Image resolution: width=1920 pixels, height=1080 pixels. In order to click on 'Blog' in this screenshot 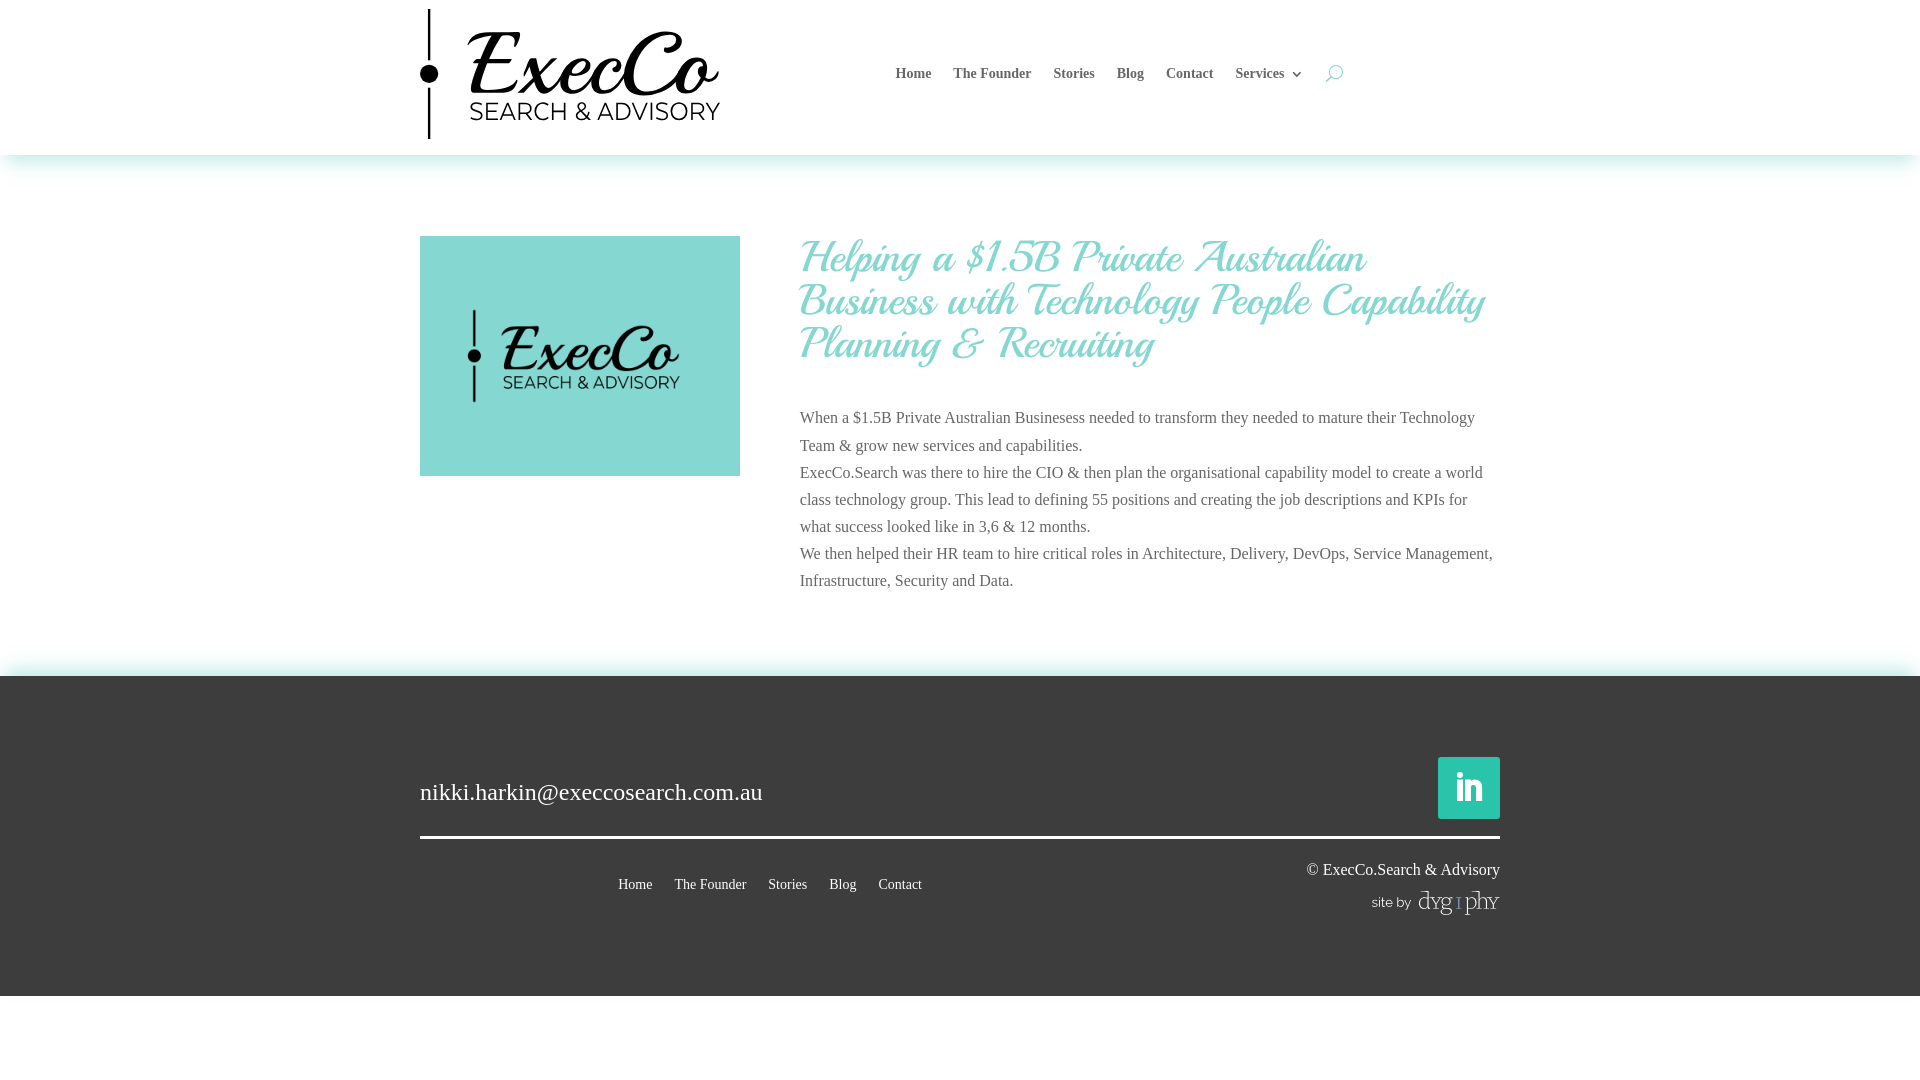, I will do `click(1130, 72)`.